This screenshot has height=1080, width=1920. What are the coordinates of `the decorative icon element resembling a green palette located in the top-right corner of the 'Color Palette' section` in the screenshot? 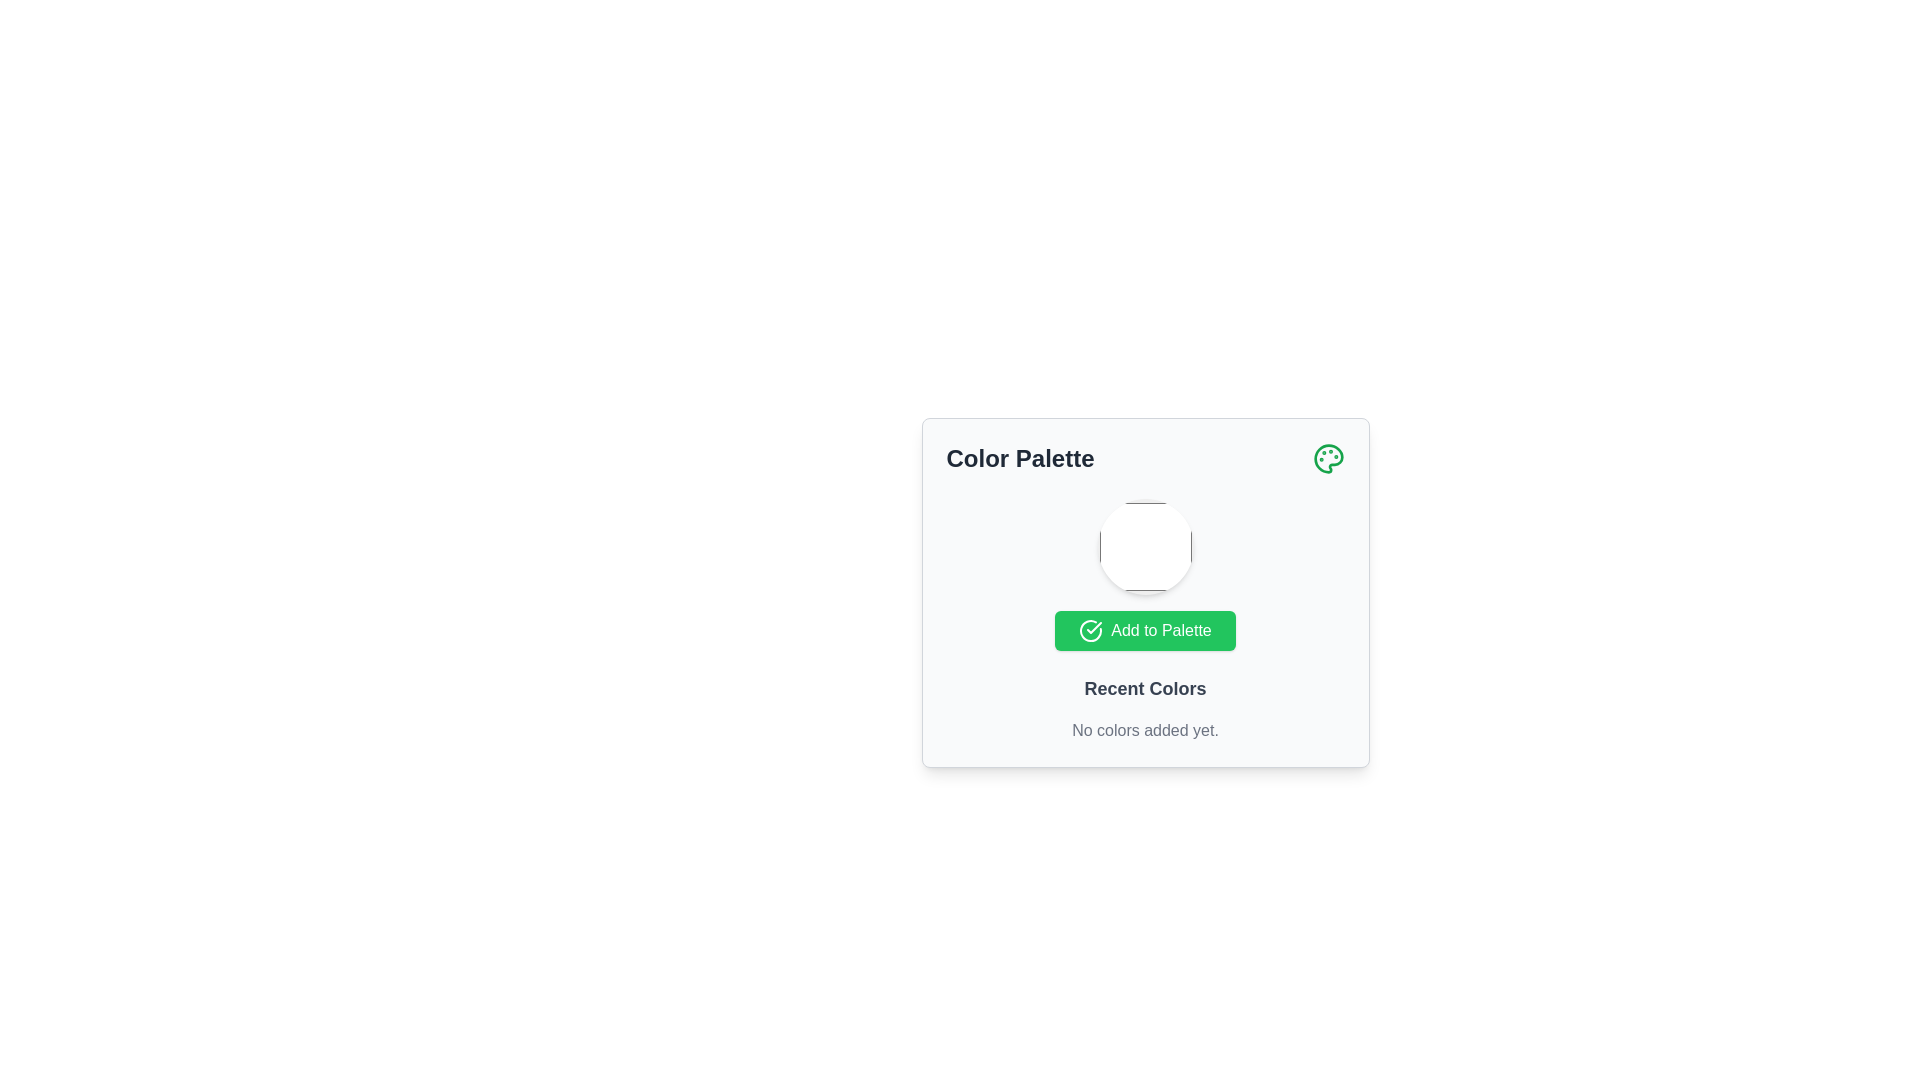 It's located at (1328, 459).